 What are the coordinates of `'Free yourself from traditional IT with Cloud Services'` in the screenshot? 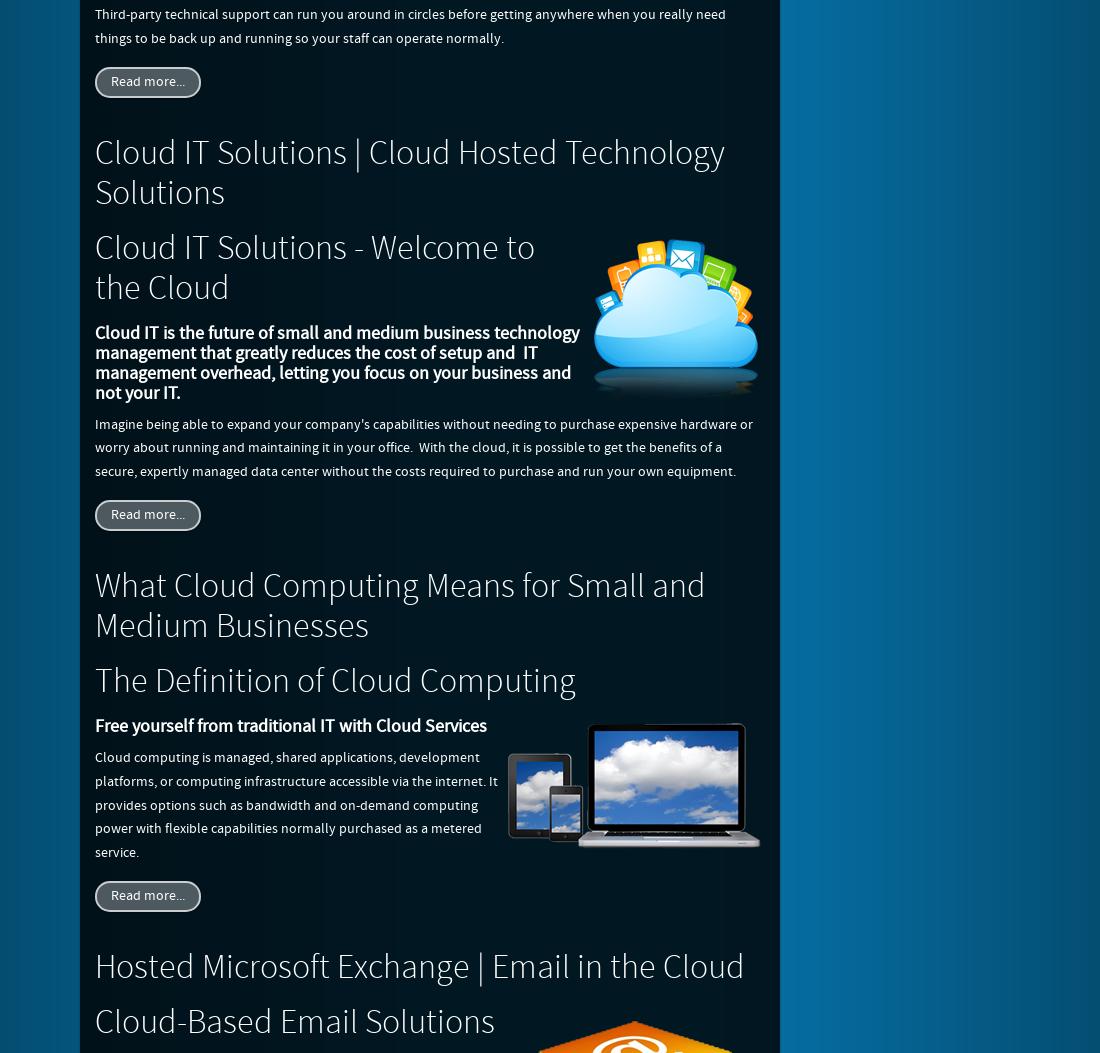 It's located at (289, 725).